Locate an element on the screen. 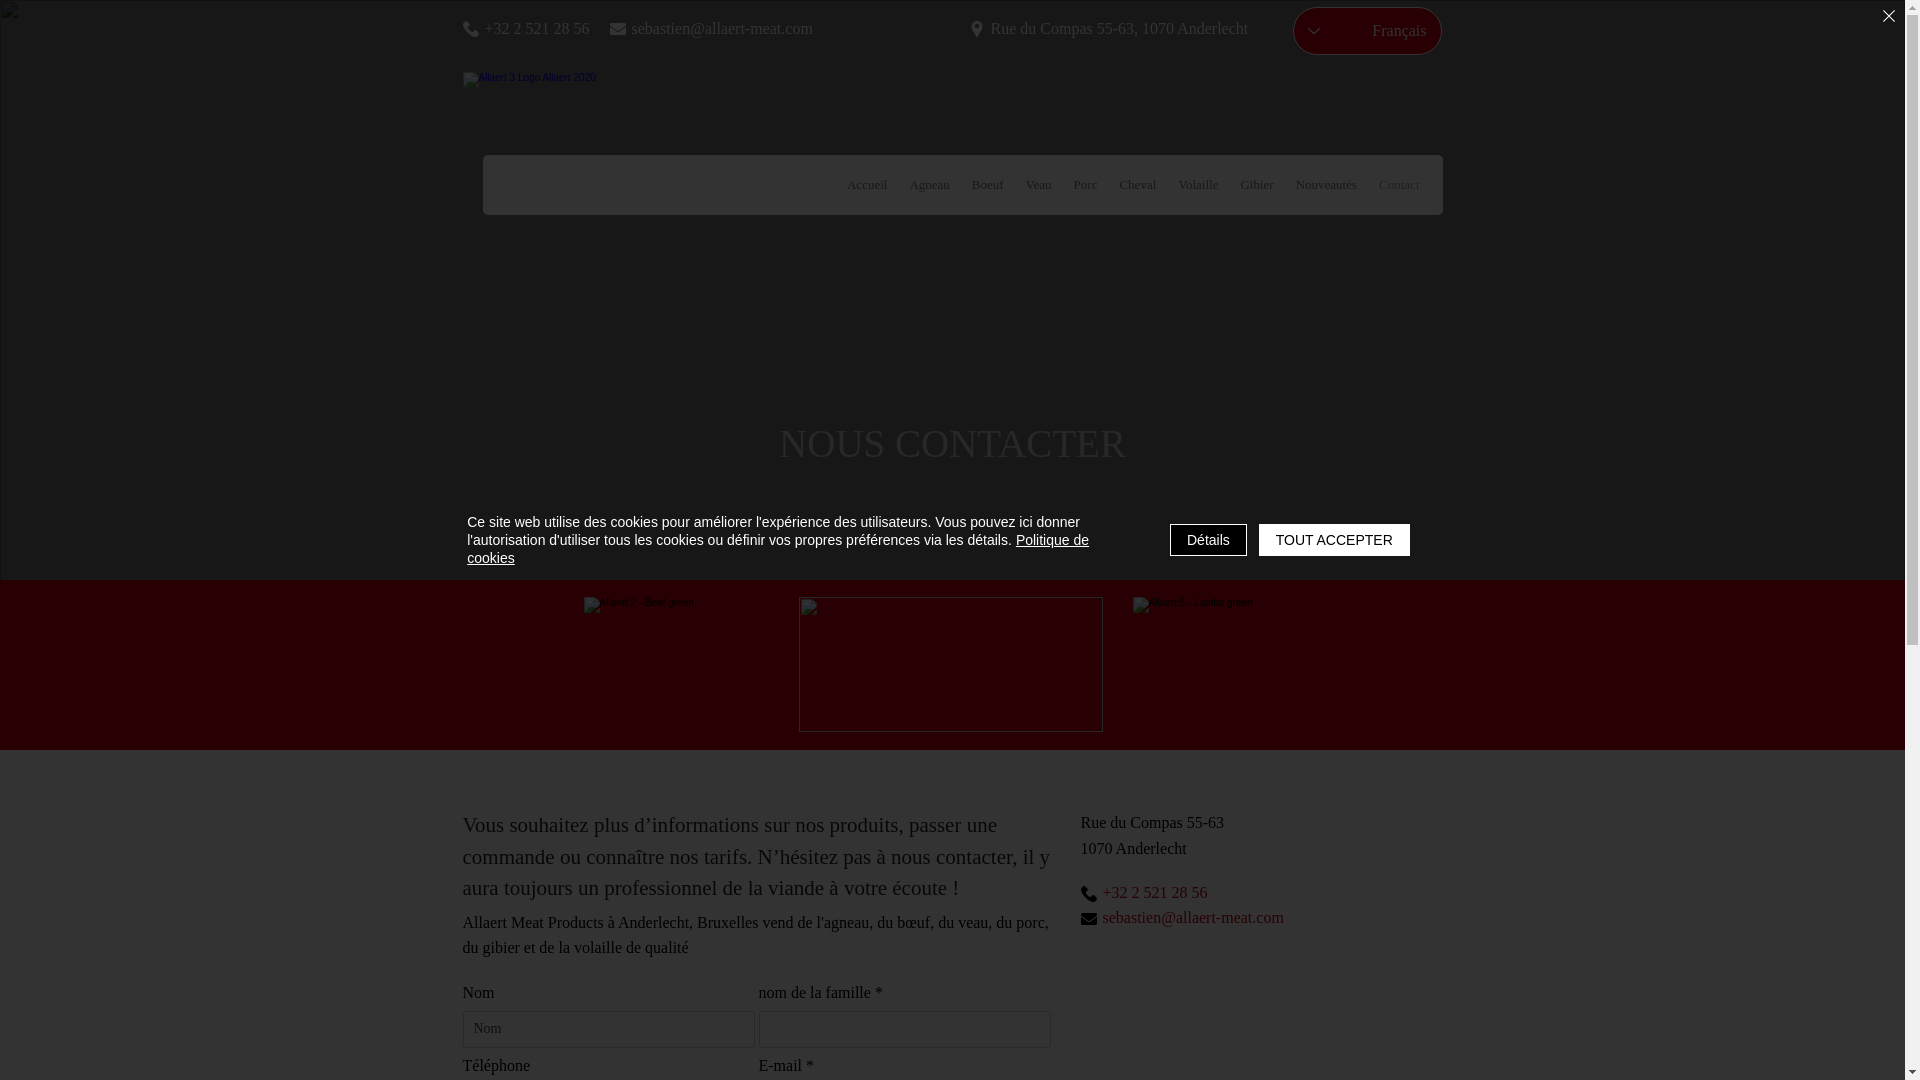  'Agneau' is located at coordinates (928, 185).